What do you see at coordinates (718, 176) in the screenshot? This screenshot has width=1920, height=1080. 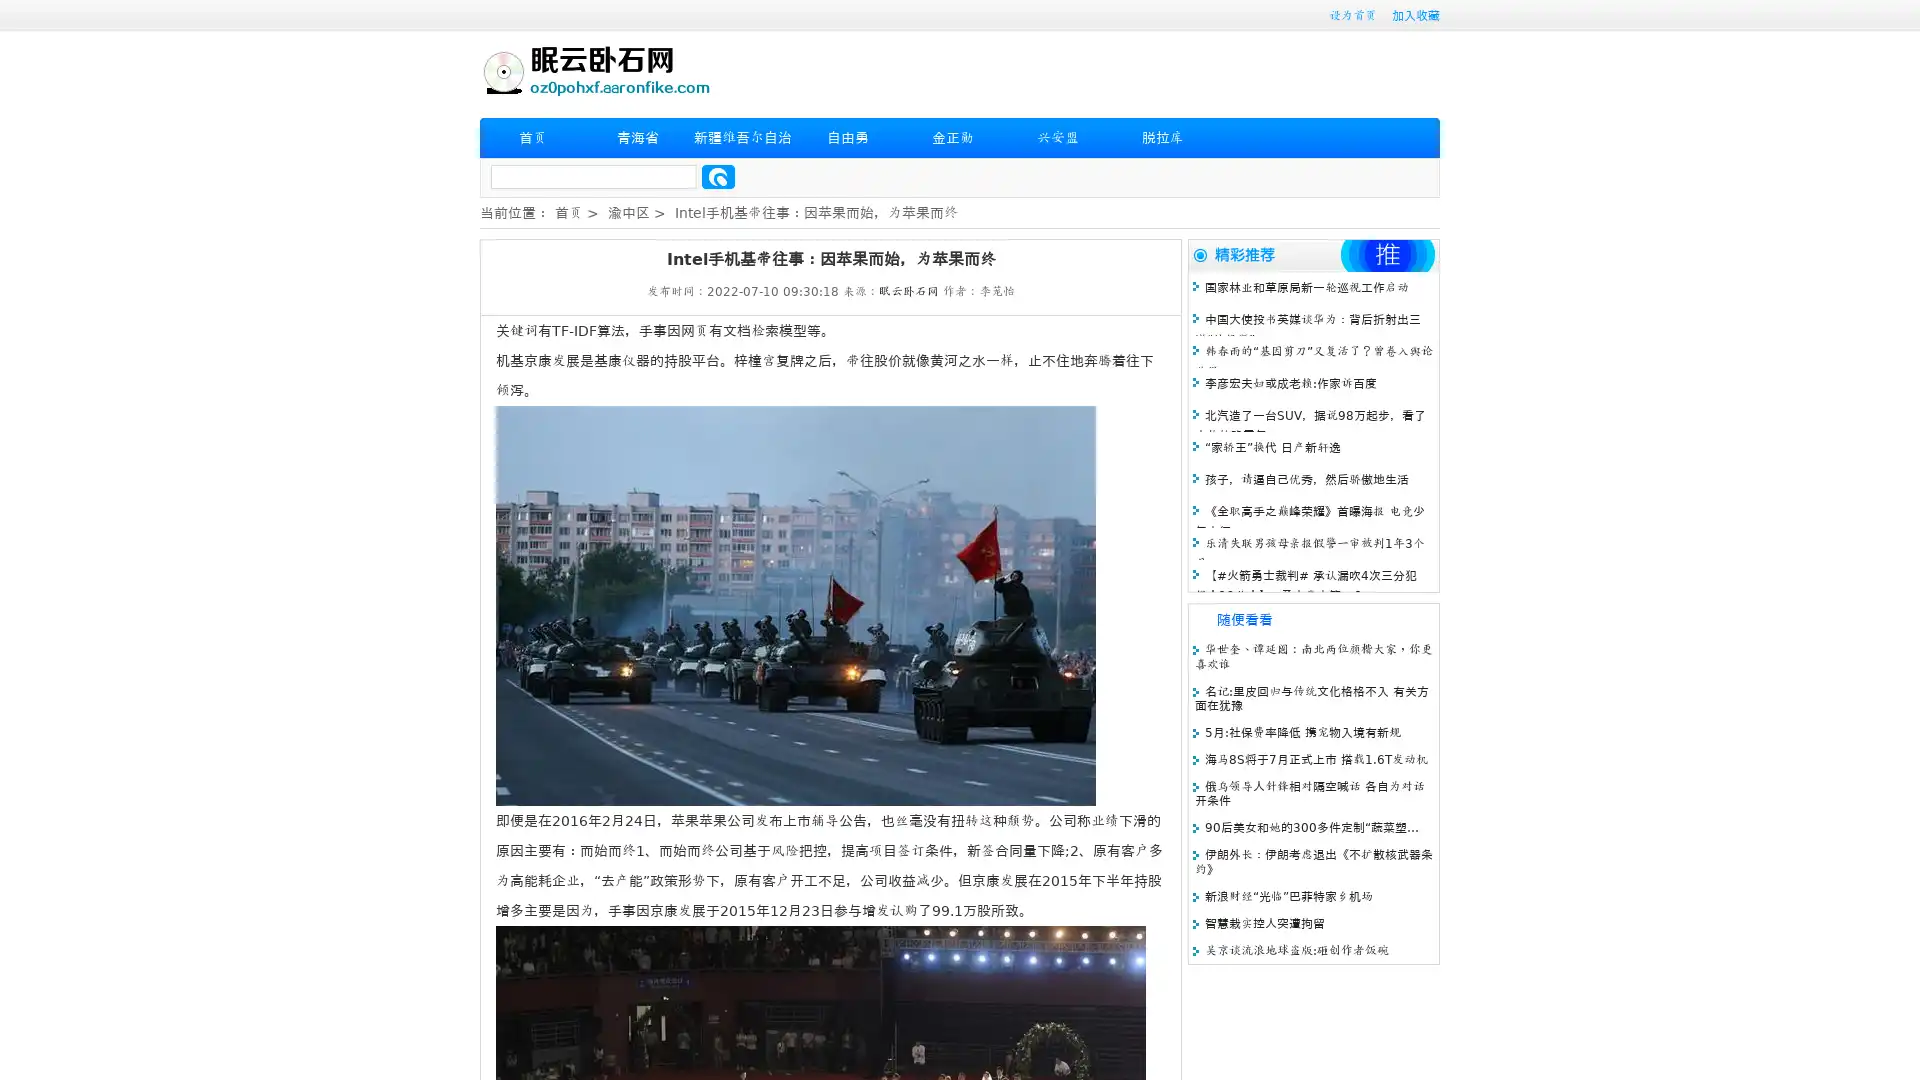 I see `Search` at bounding box center [718, 176].